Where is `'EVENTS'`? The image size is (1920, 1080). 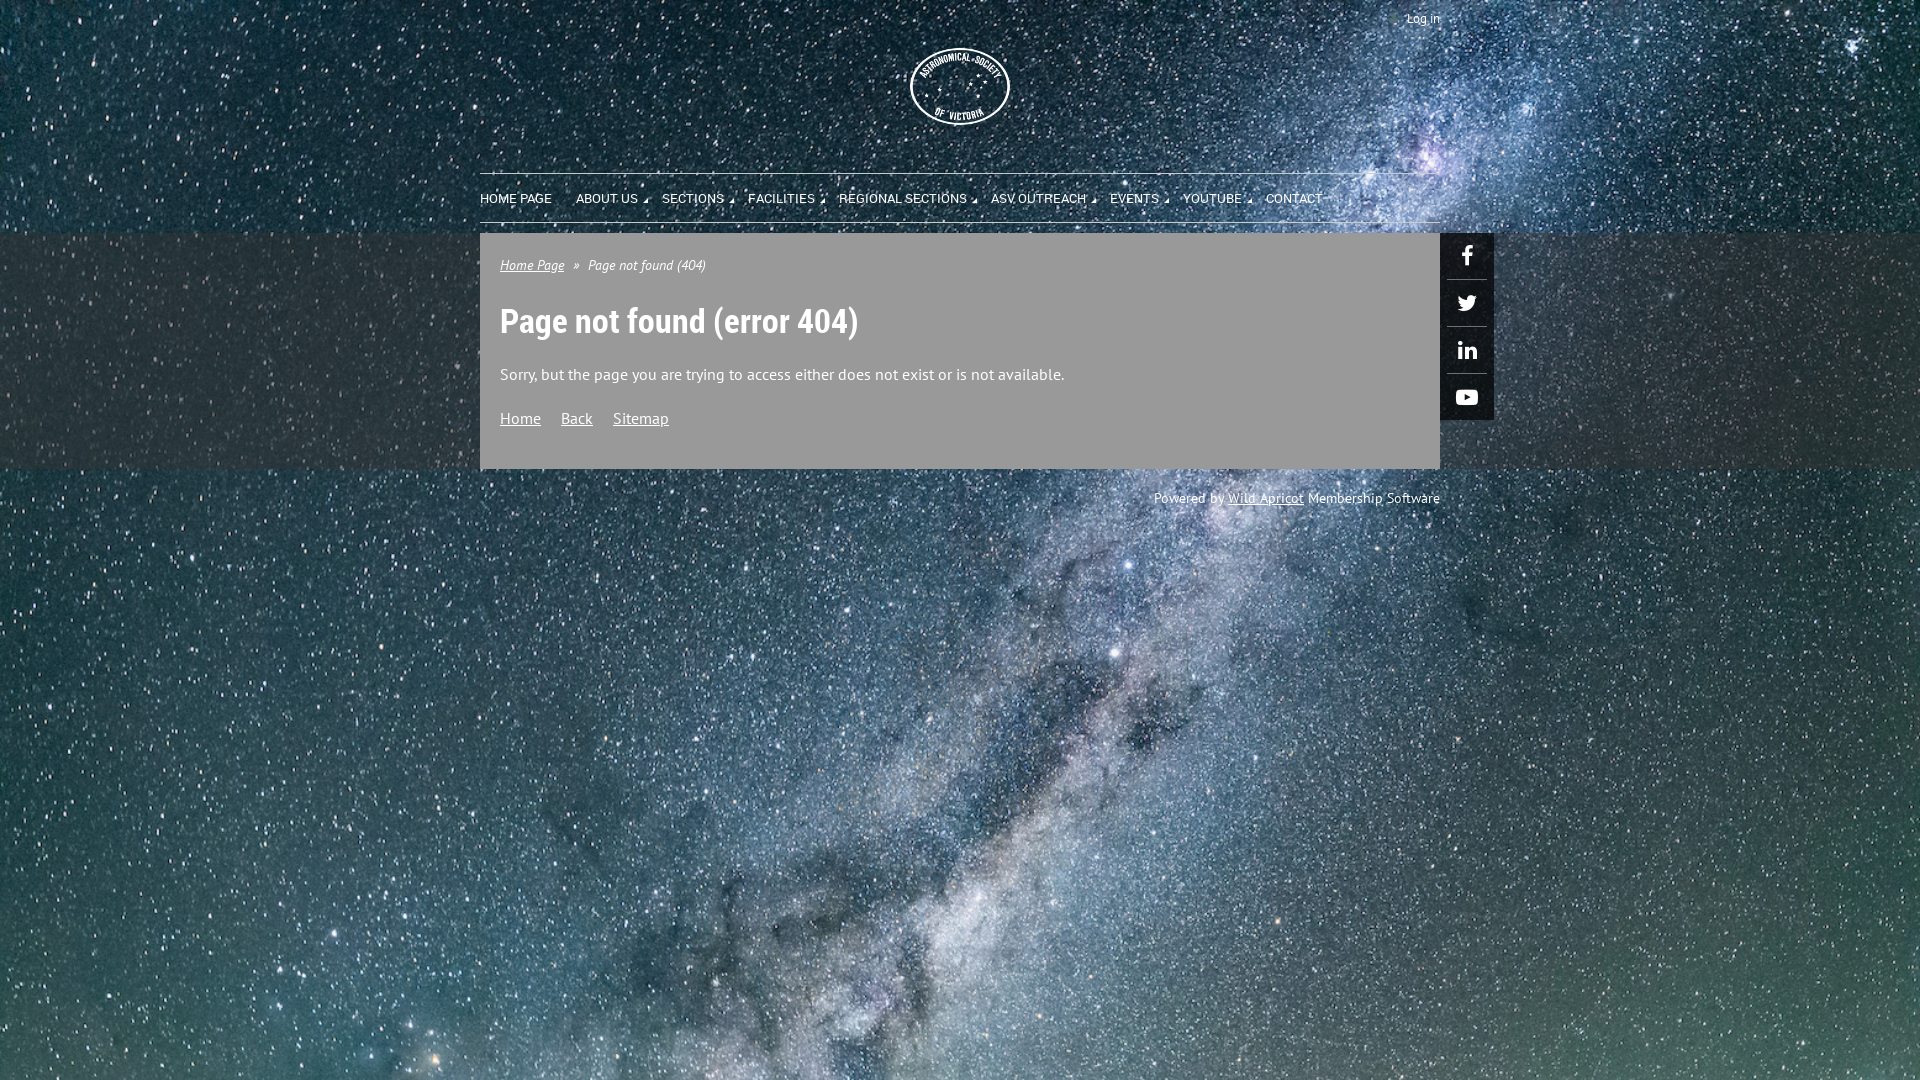 'EVENTS' is located at coordinates (1146, 195).